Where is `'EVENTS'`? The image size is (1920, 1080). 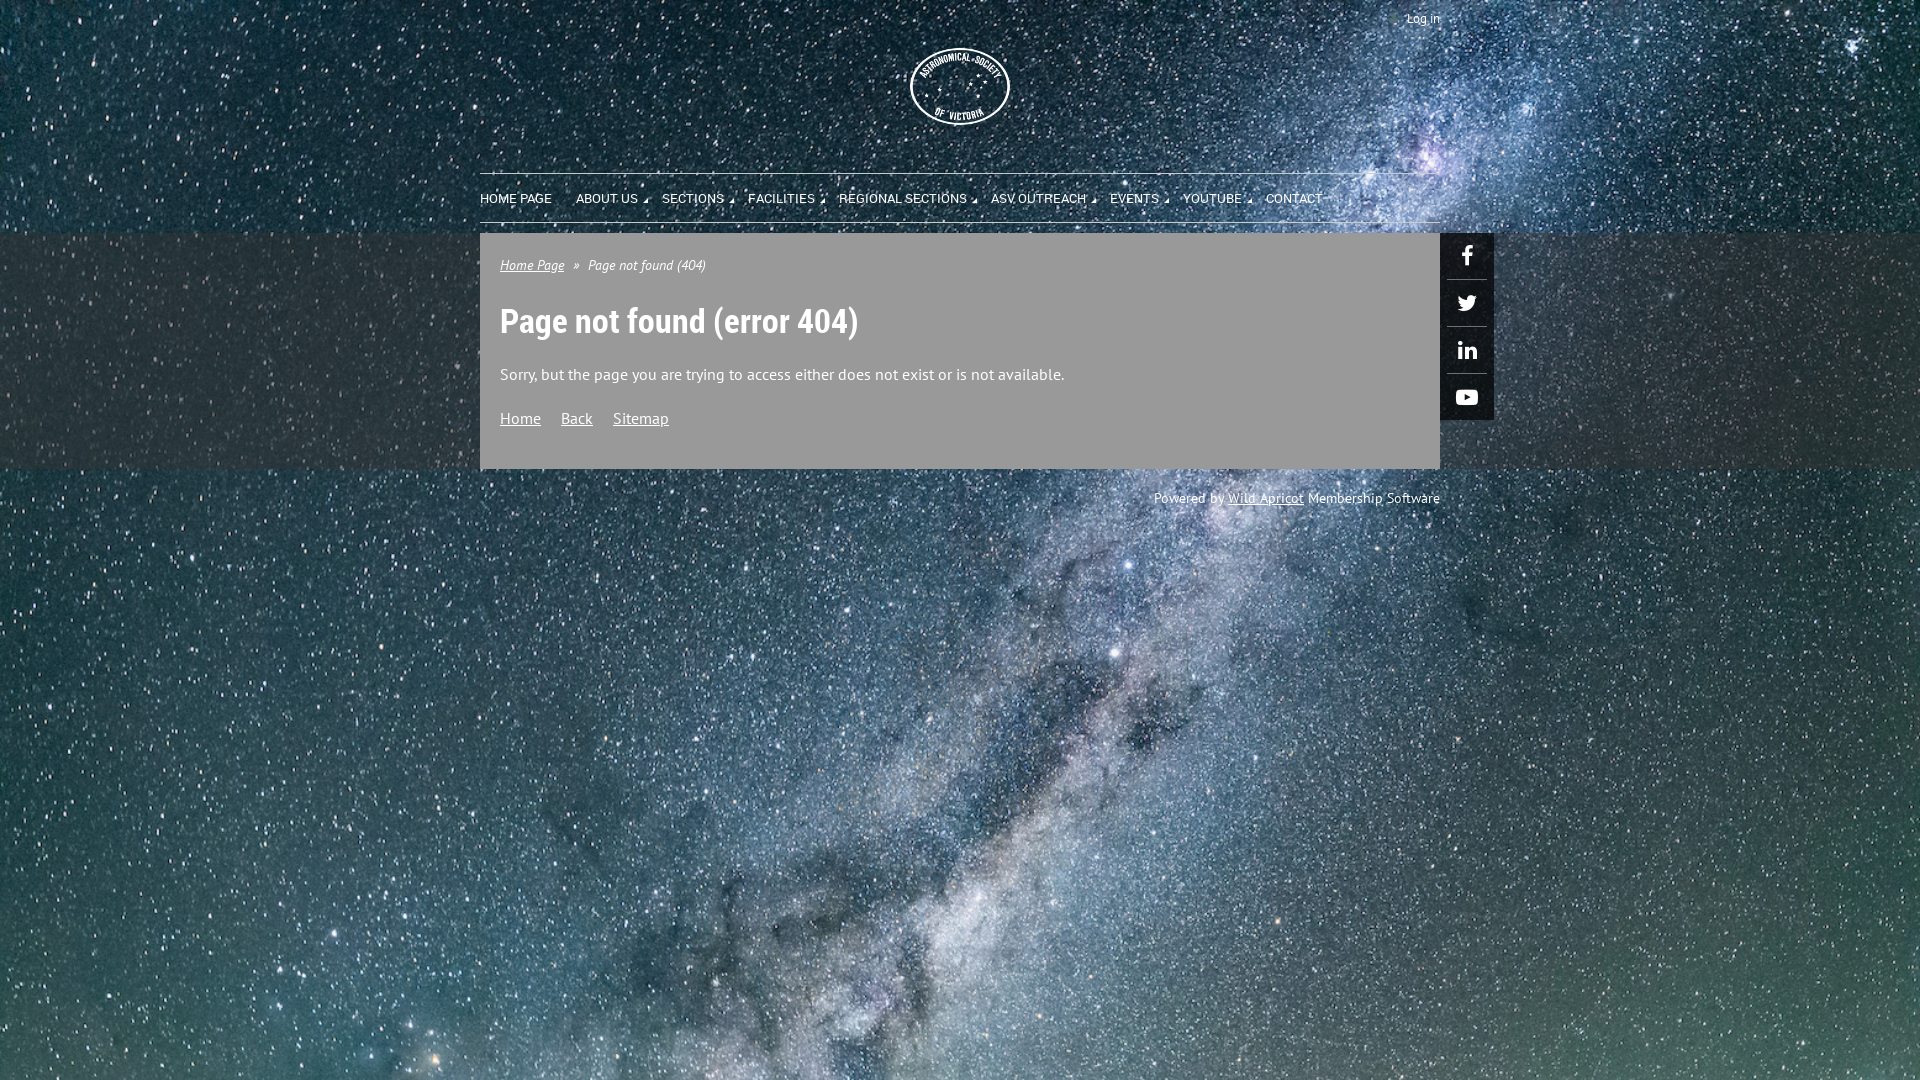 'EVENTS' is located at coordinates (1146, 195).